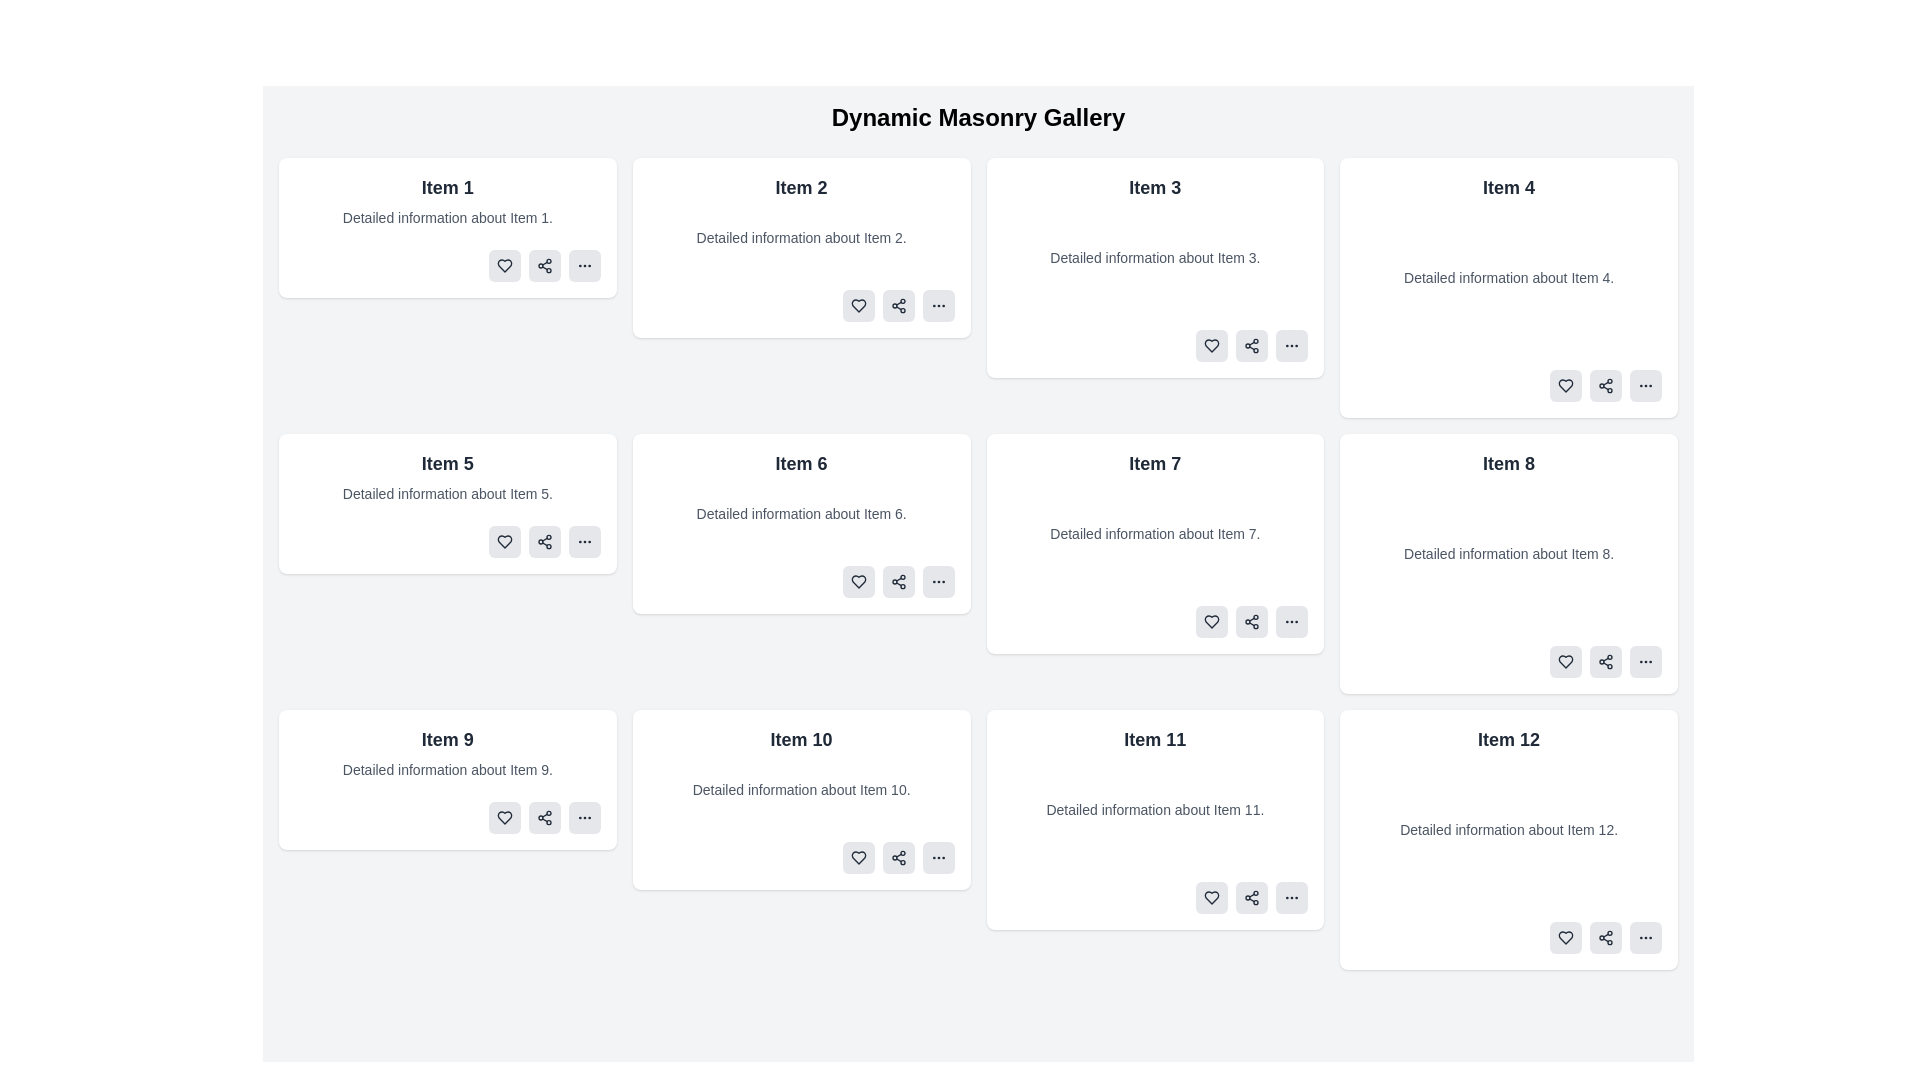 The height and width of the screenshot is (1080, 1920). Describe the element at coordinates (504, 265) in the screenshot. I see `the heart icon button outlined in black, located in the bottom left of the 'Item 1' card` at that location.